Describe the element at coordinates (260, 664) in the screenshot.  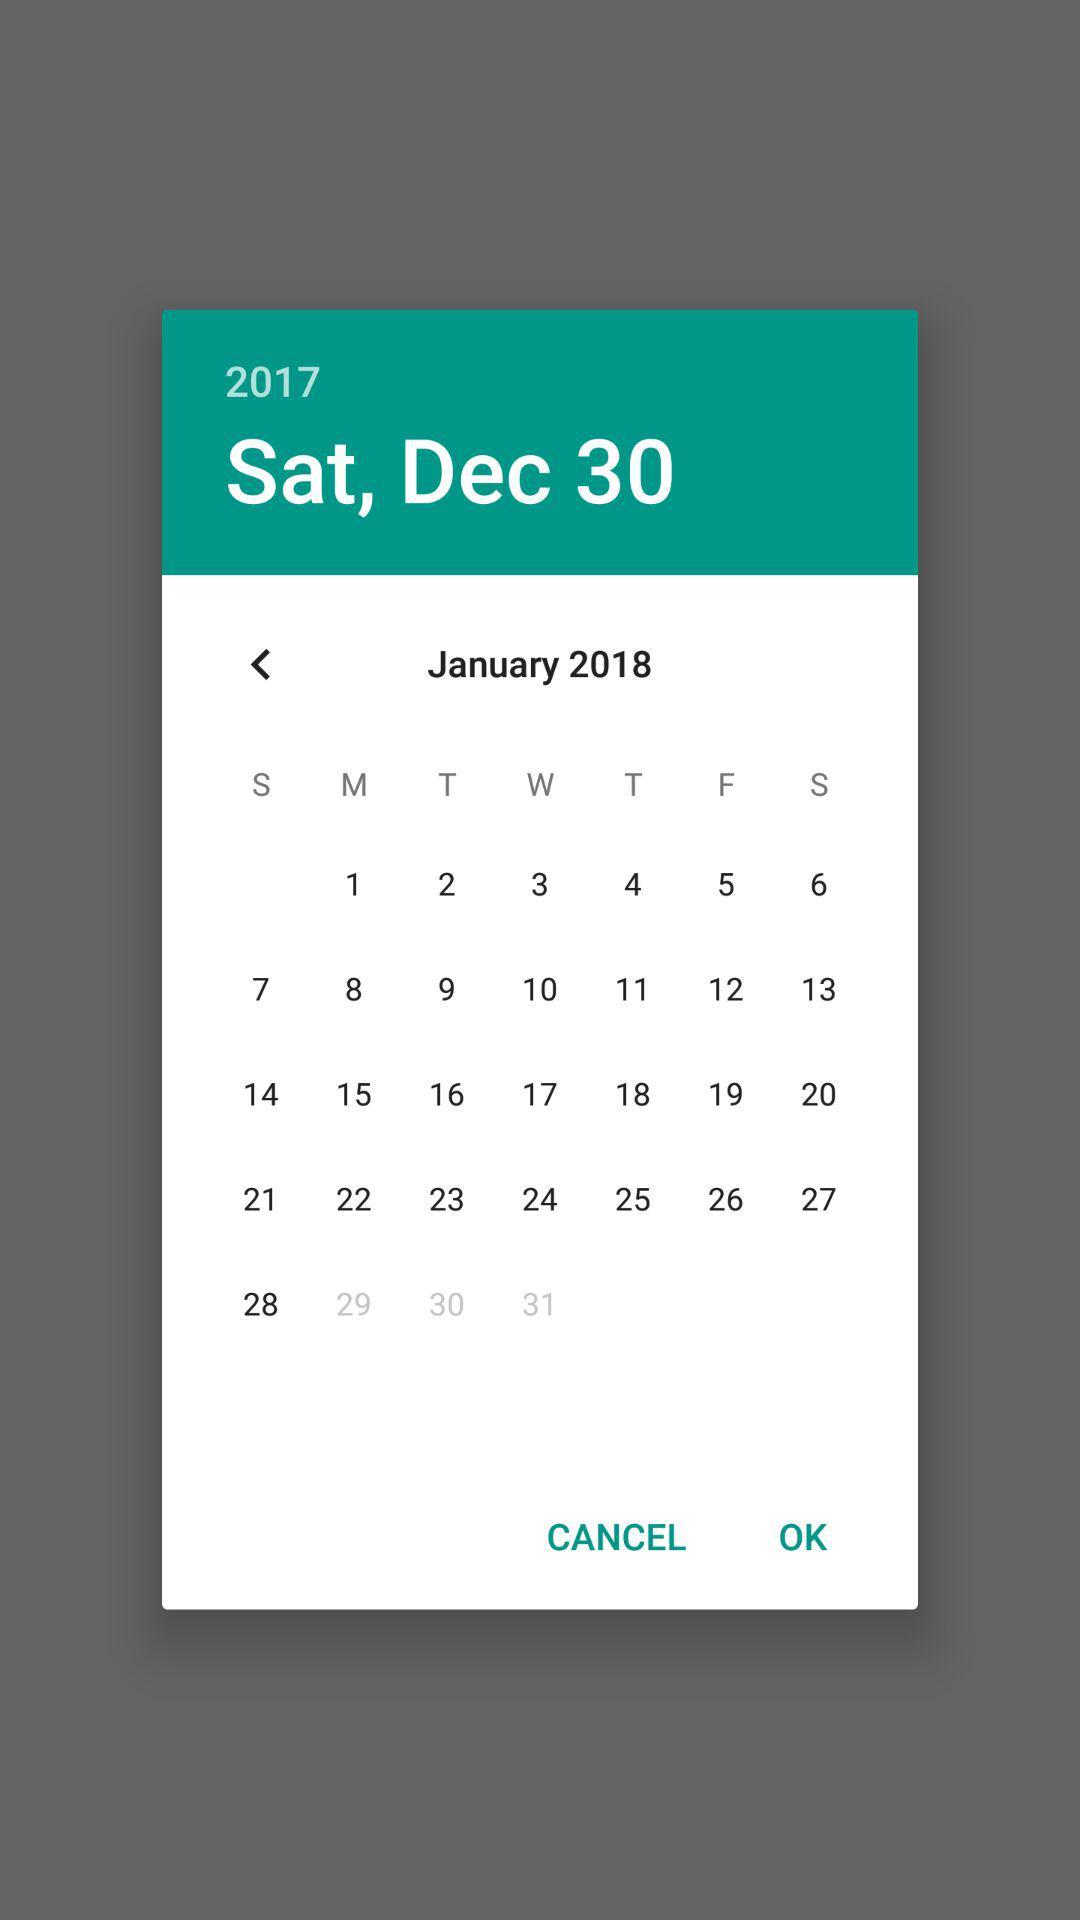
I see `item below sat, dec 30 item` at that location.